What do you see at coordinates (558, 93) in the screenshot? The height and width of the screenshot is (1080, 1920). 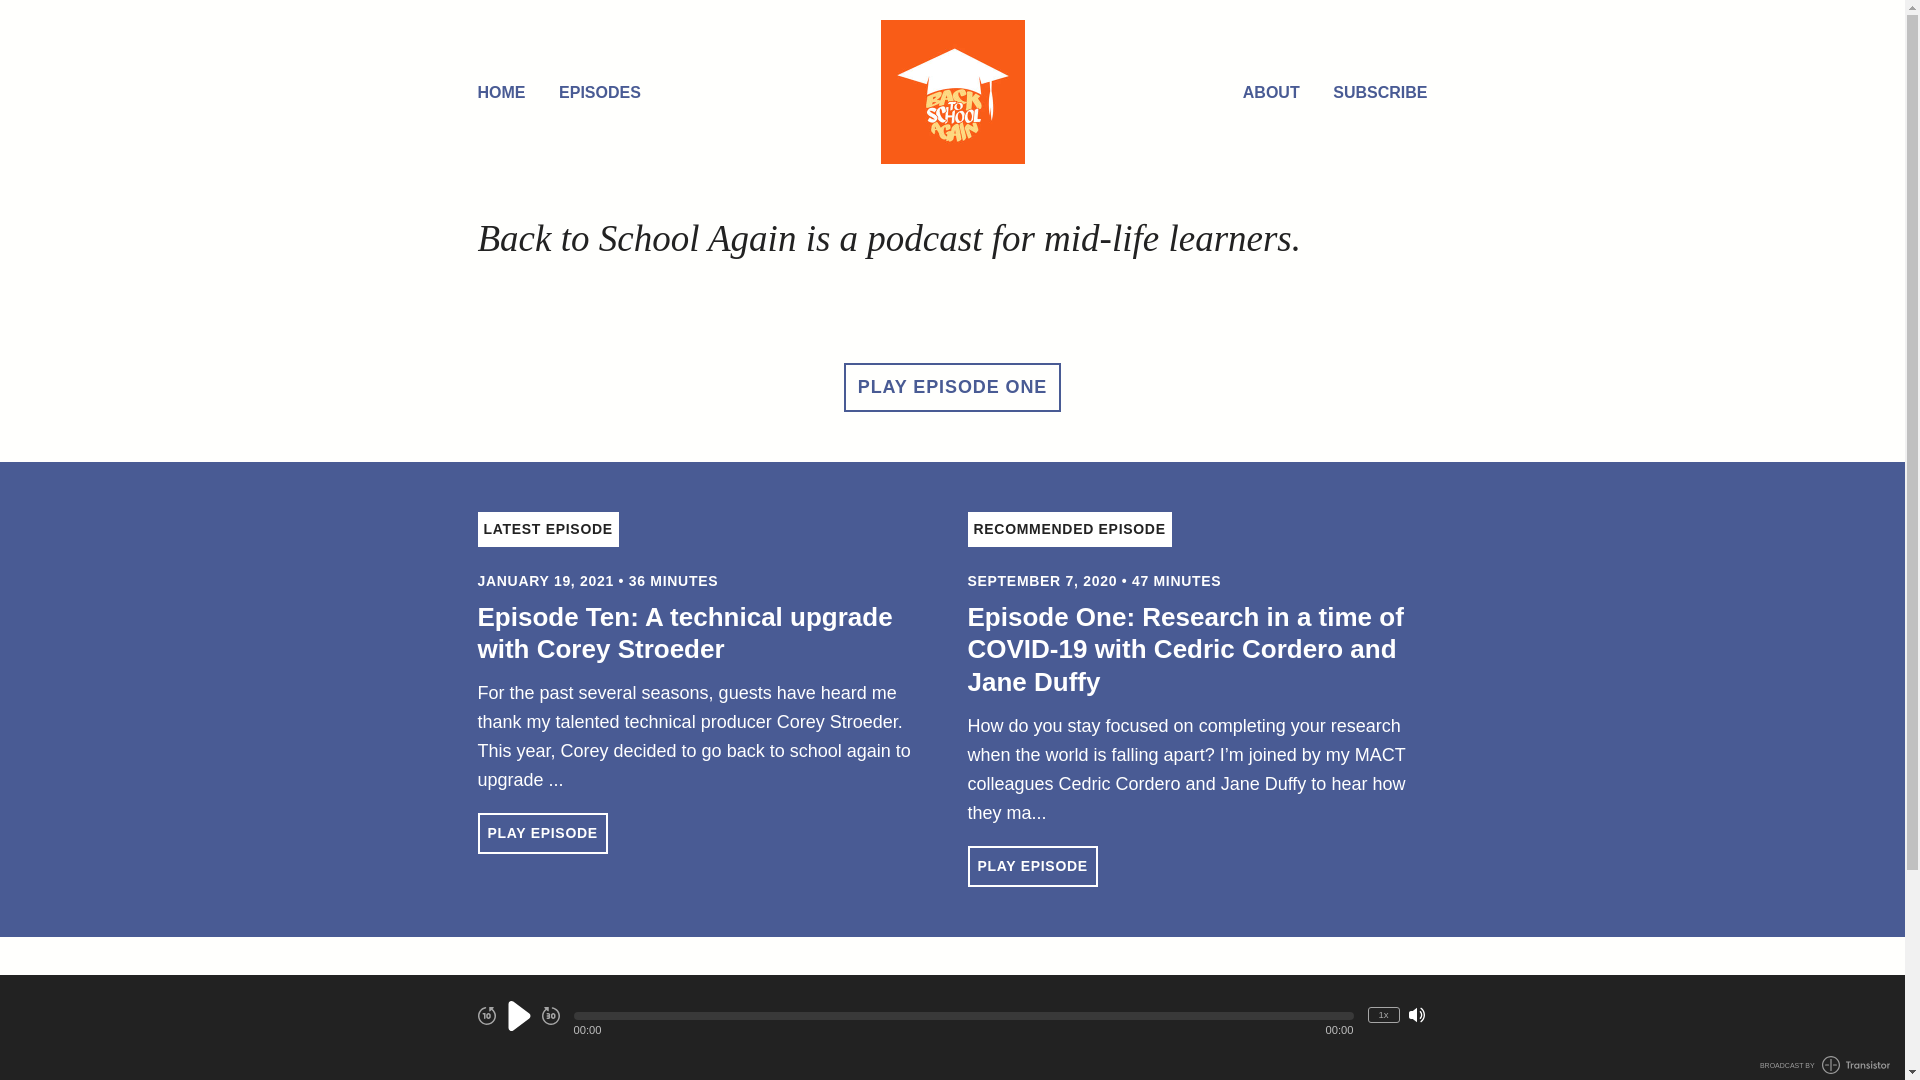 I see `'EPISODES'` at bounding box center [558, 93].